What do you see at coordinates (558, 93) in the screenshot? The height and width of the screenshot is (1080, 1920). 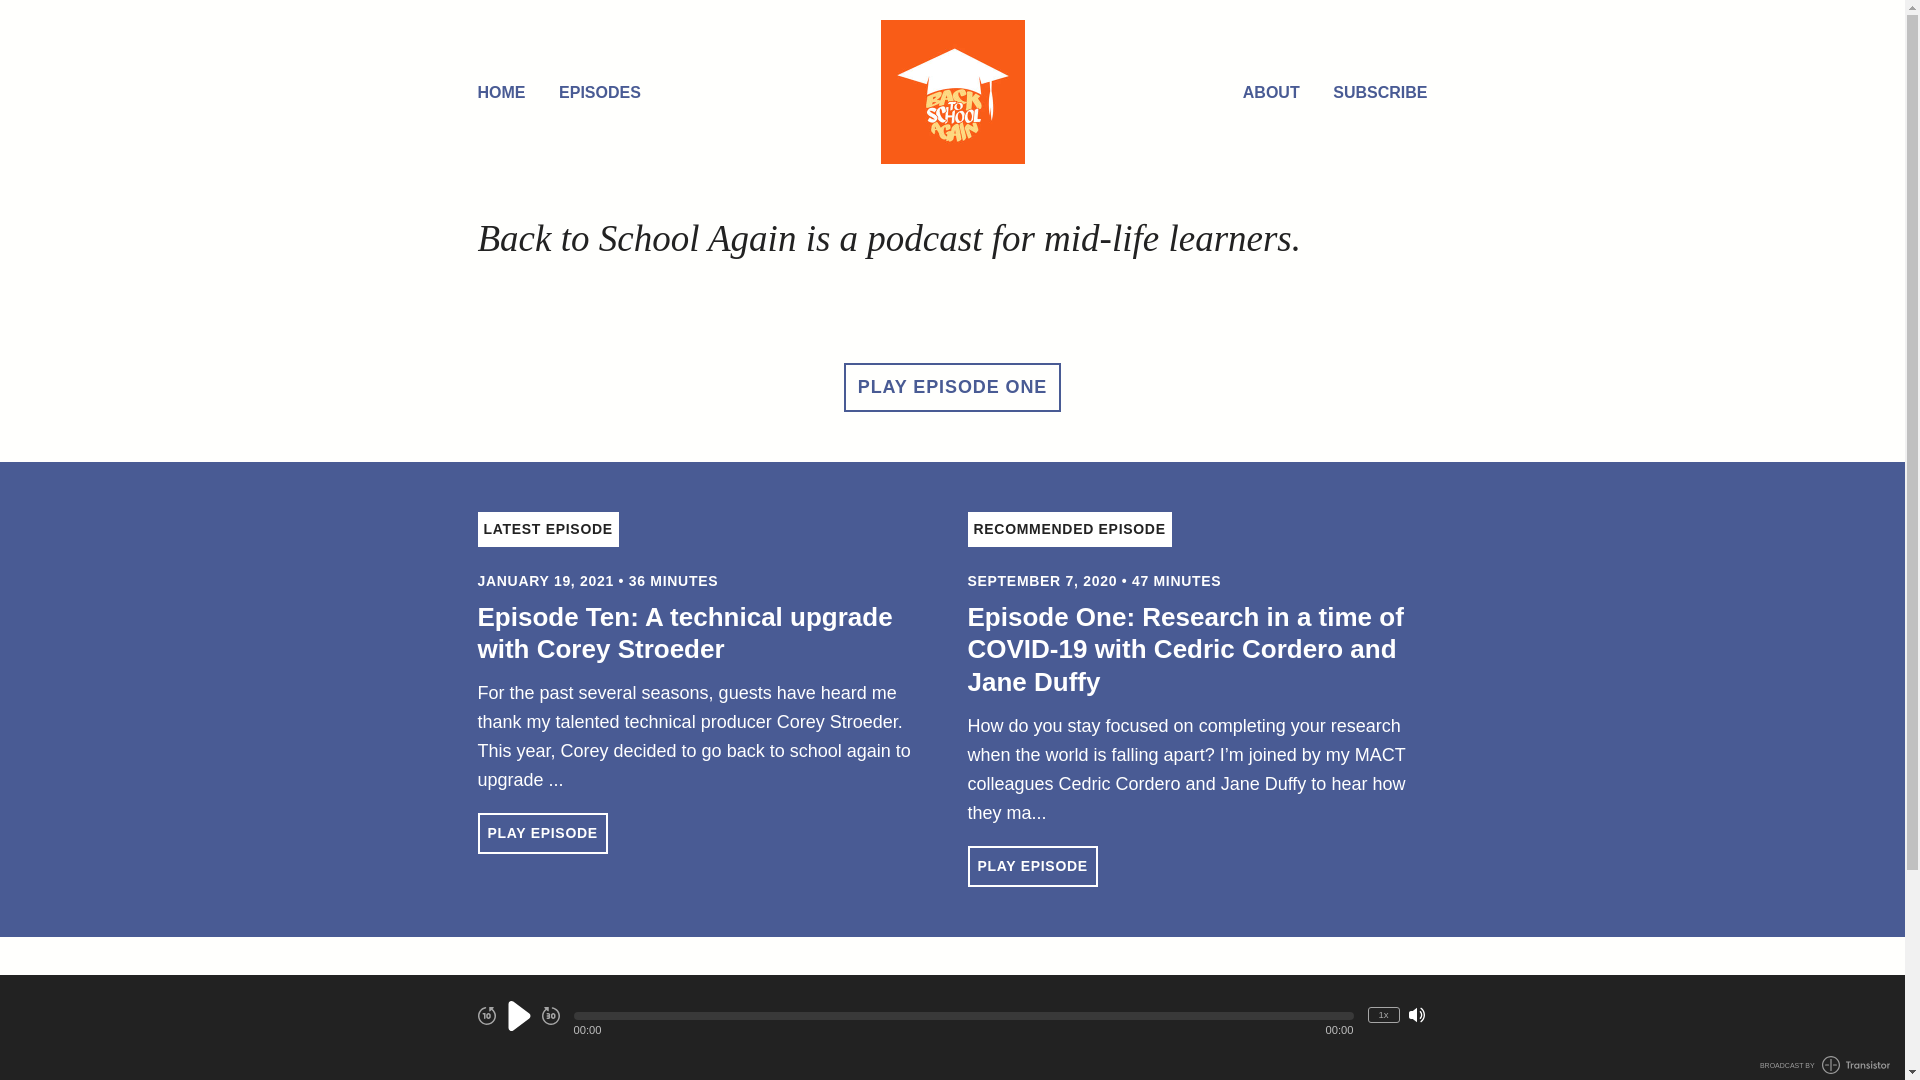 I see `'EPISODES'` at bounding box center [558, 93].